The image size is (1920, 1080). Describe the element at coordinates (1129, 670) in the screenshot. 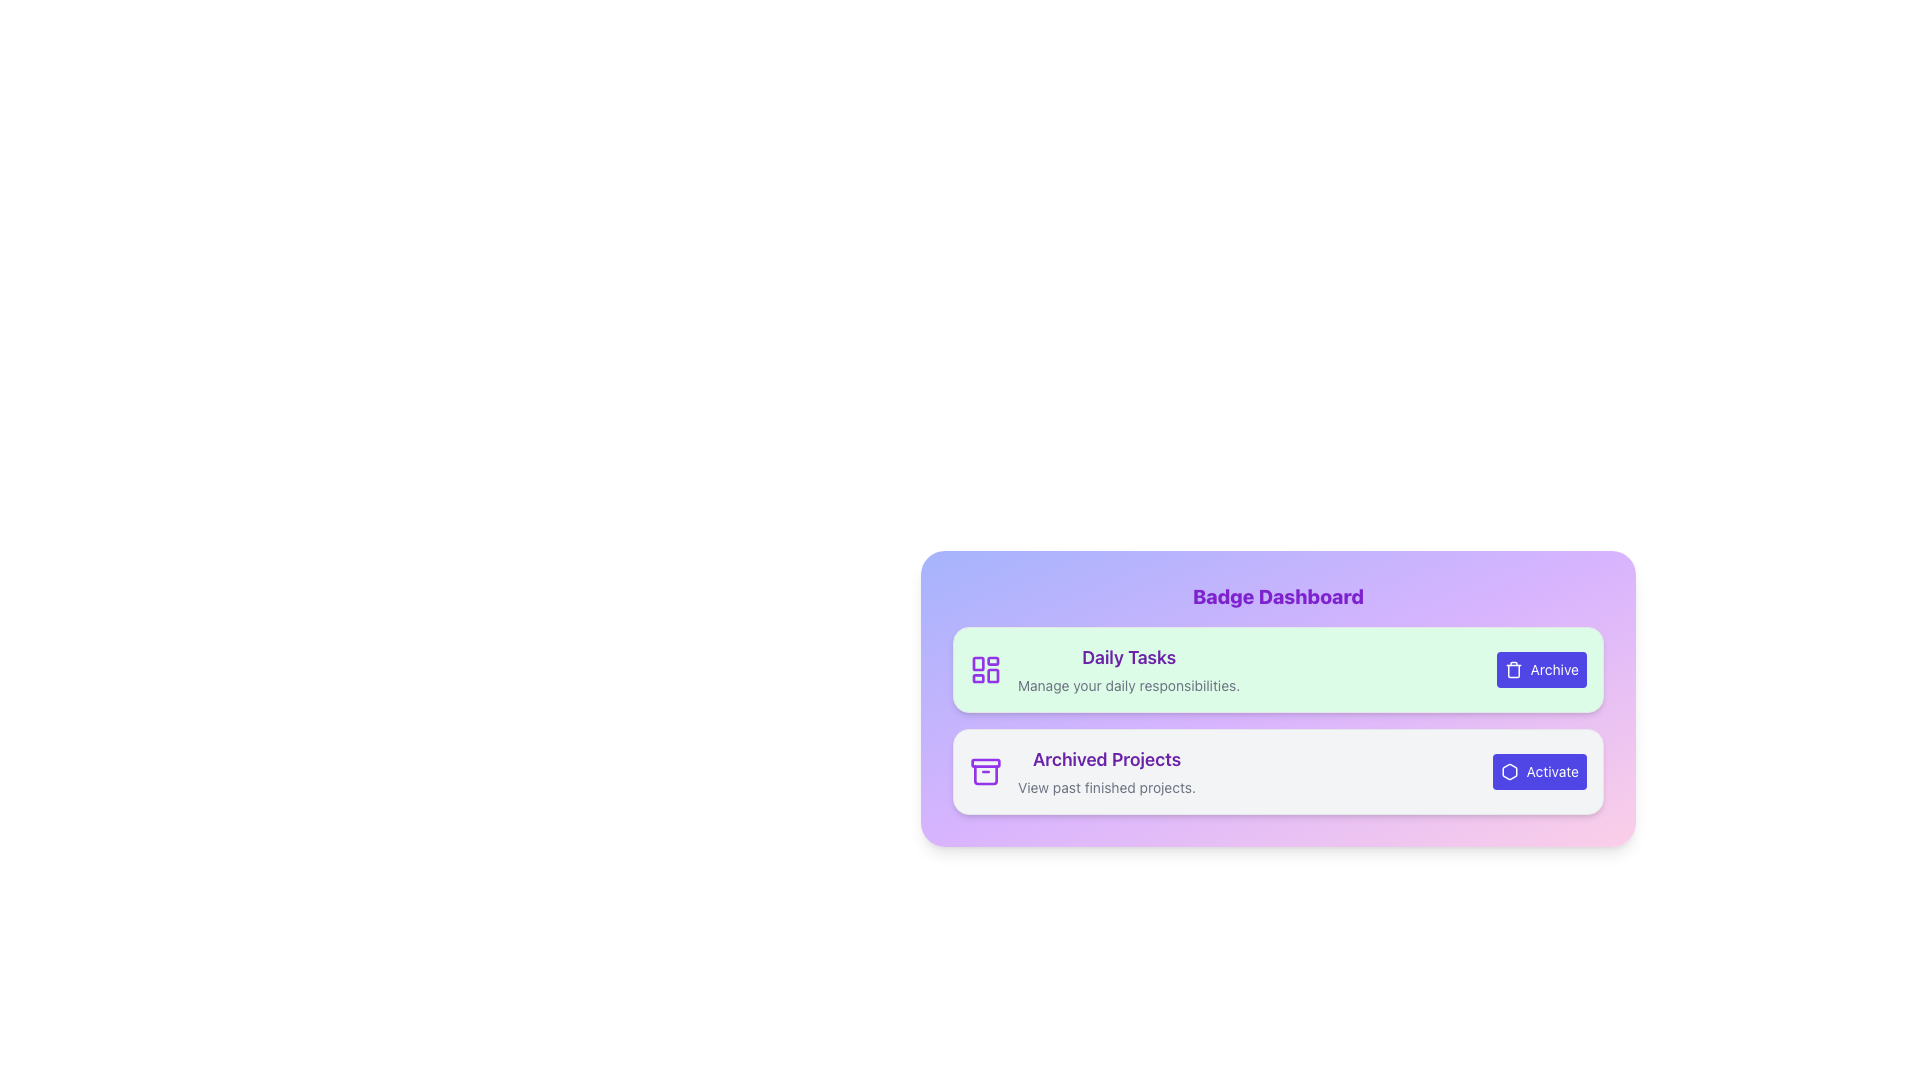

I see `the Informational text block element that displays 'Daily Tasks' in bold purple font and 'Manage your daily responsibilities.' in smaller gray text, located within a light green box in the 'Badge Dashboard' section` at that location.